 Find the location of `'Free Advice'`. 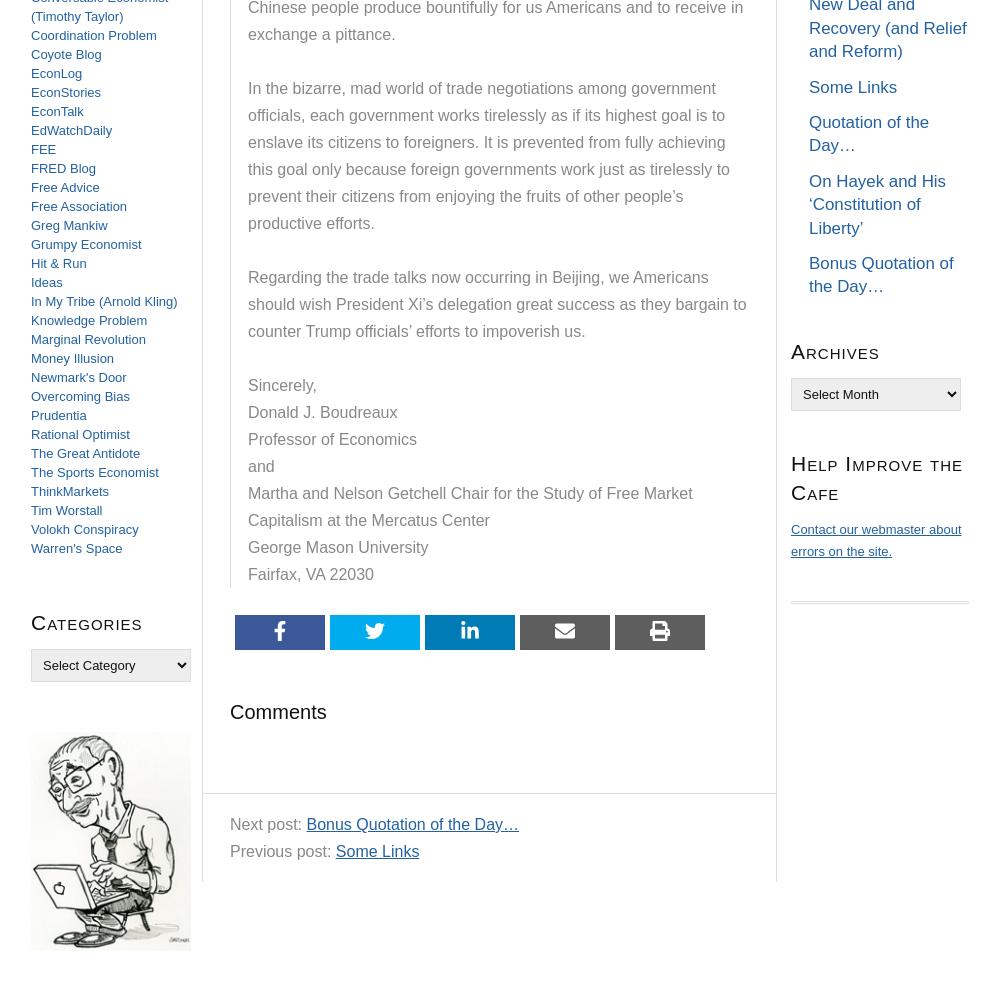

'Free Advice' is located at coordinates (64, 186).